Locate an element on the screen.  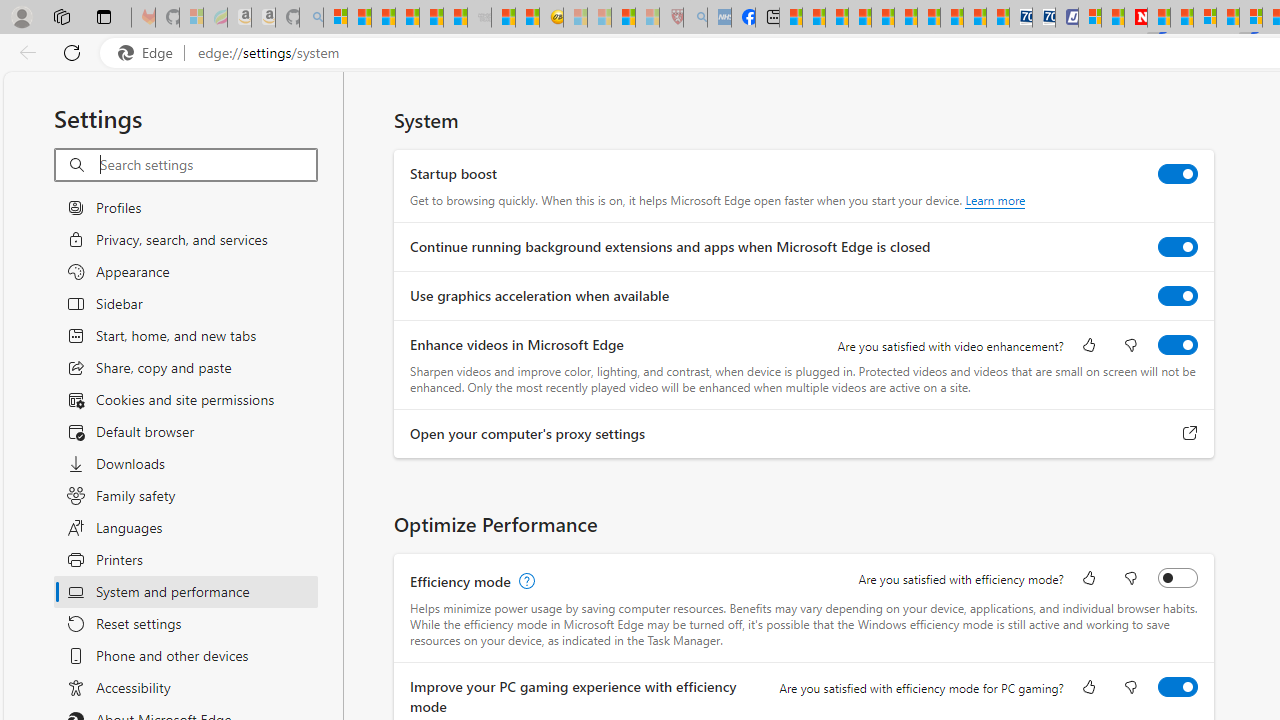
'Improve your PC gaming experience with efficiency mode' is located at coordinates (1178, 685).